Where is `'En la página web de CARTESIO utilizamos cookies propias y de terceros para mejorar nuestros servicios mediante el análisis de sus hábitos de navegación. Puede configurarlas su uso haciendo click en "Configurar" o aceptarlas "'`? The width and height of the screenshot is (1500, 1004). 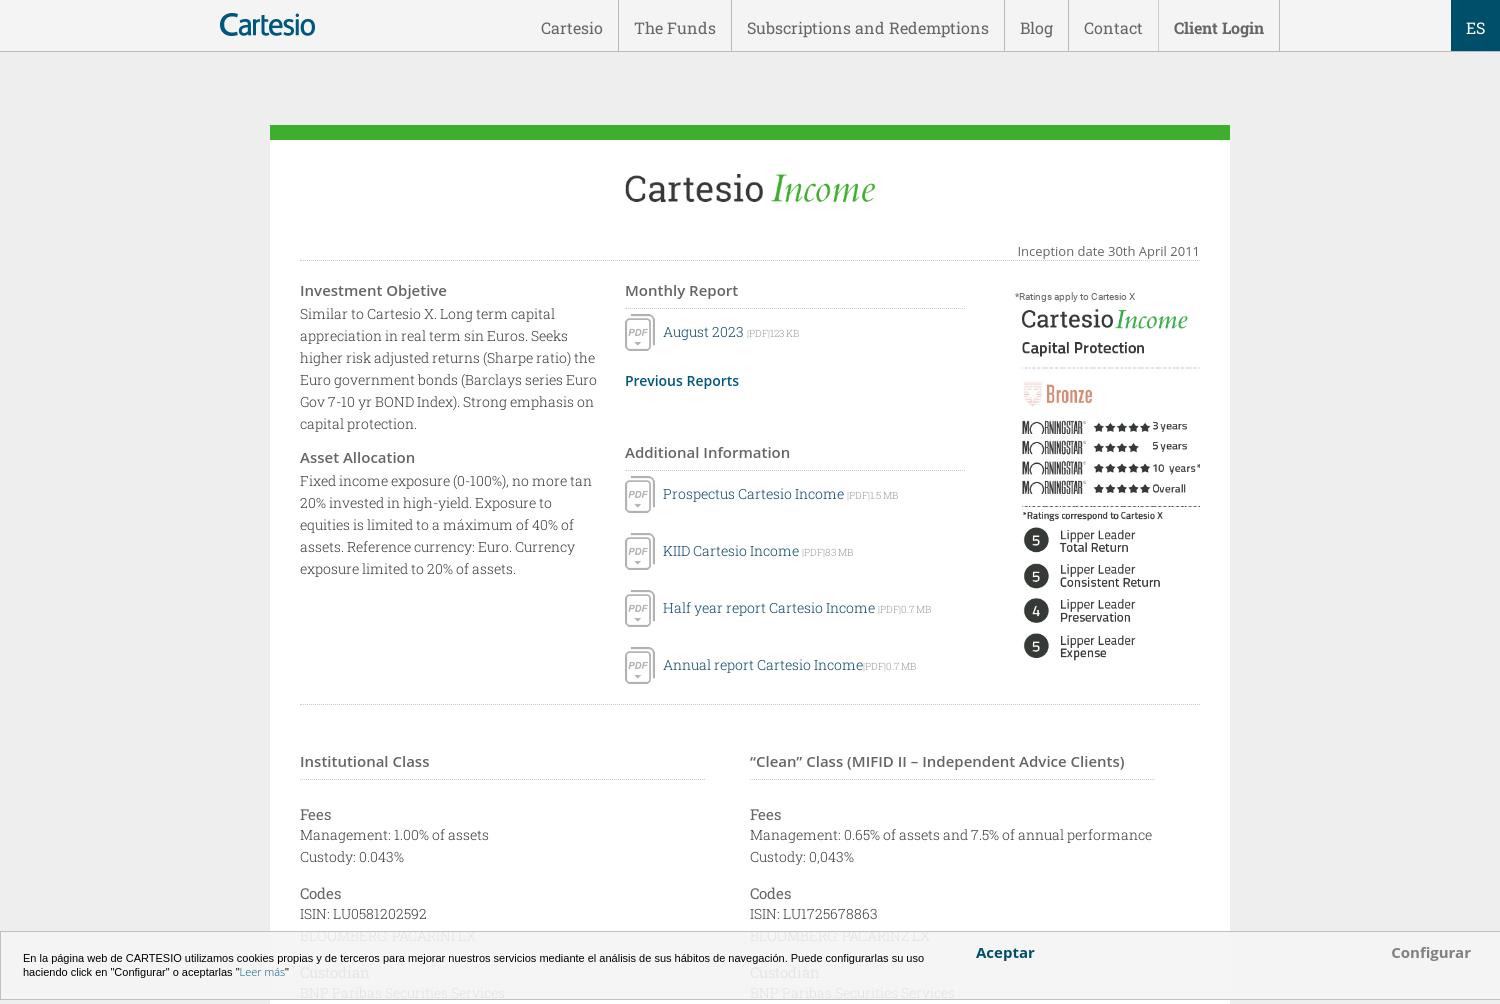 'En la página web de CARTESIO utilizamos cookies propias y de terceros para mejorar nuestros servicios mediante el análisis de sus hábitos de navegación. Puede configurarlas su uso haciendo click en "Configurar" o aceptarlas "' is located at coordinates (472, 964).